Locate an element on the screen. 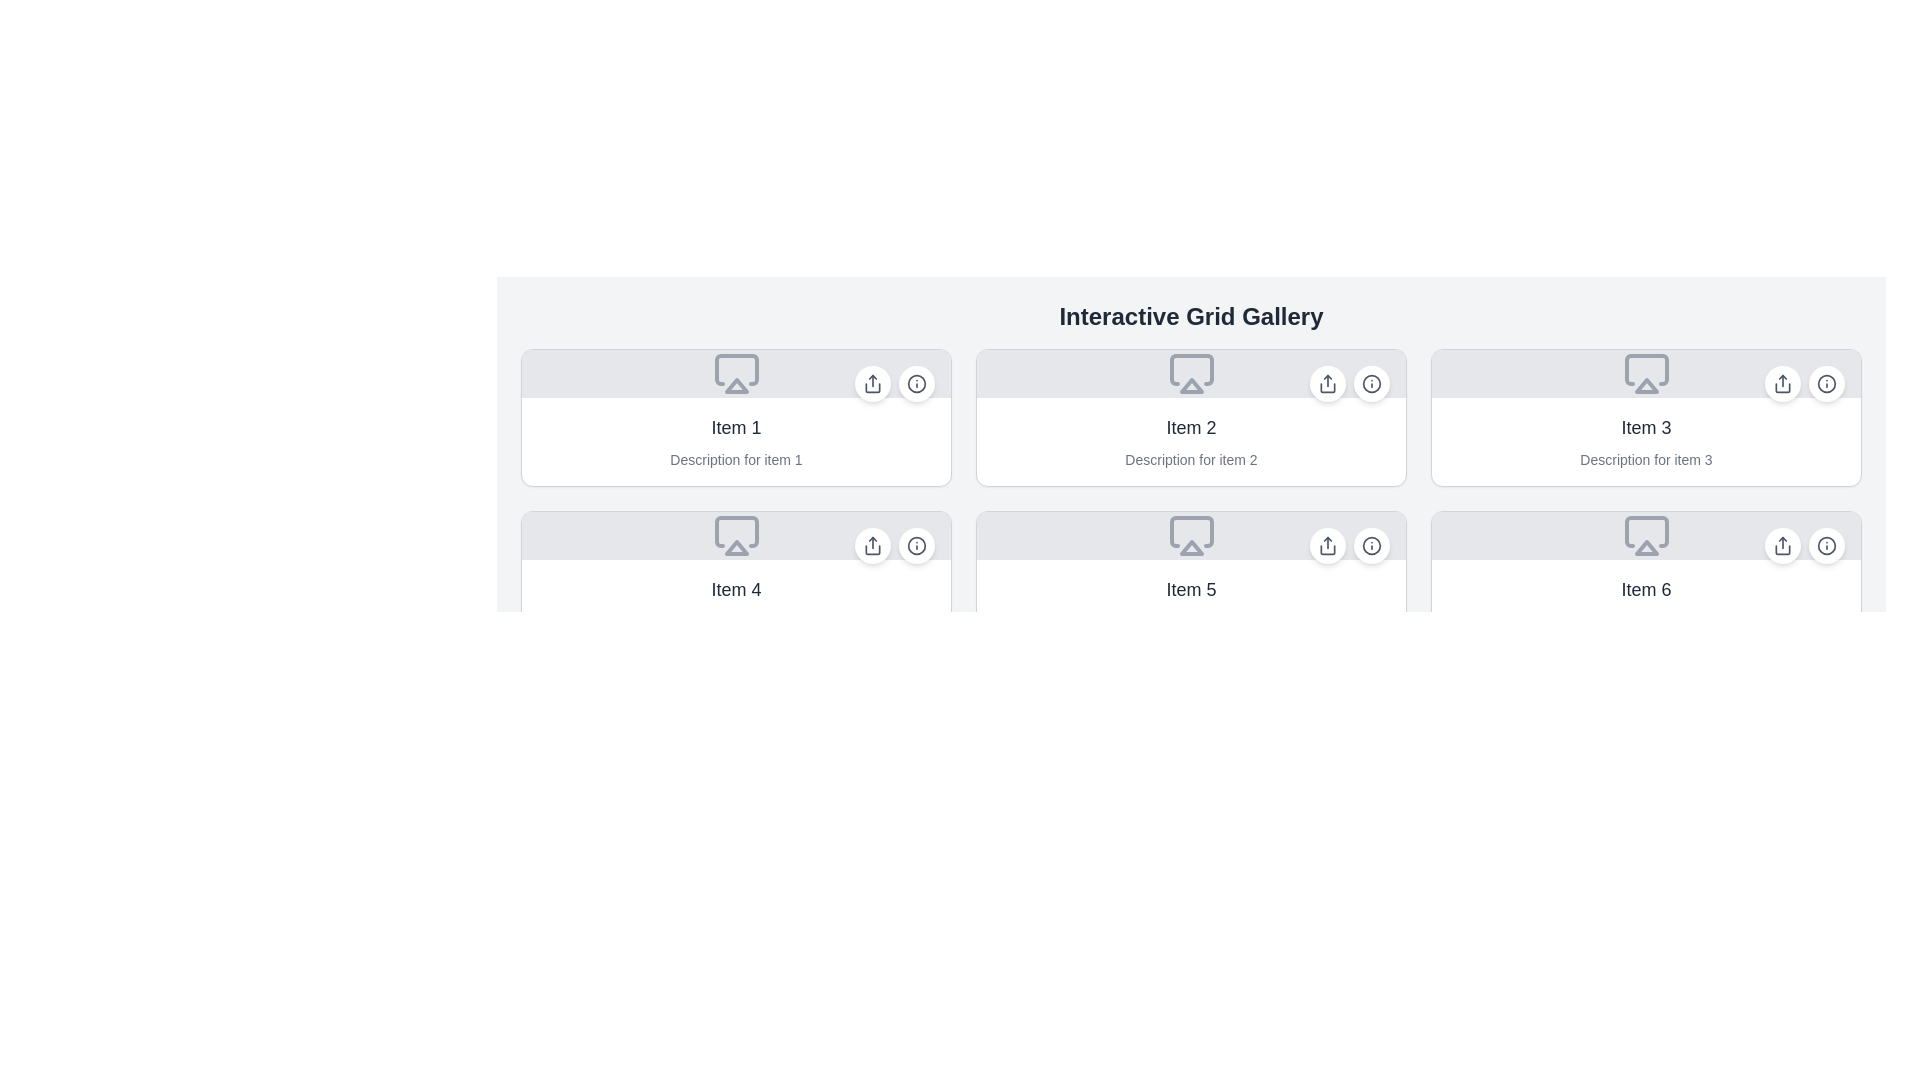  the text label that provides a brief description related to 'Item 4', located directly below the heading text 'Item 4' in the bottom-left section of the grid layout is located at coordinates (735, 620).